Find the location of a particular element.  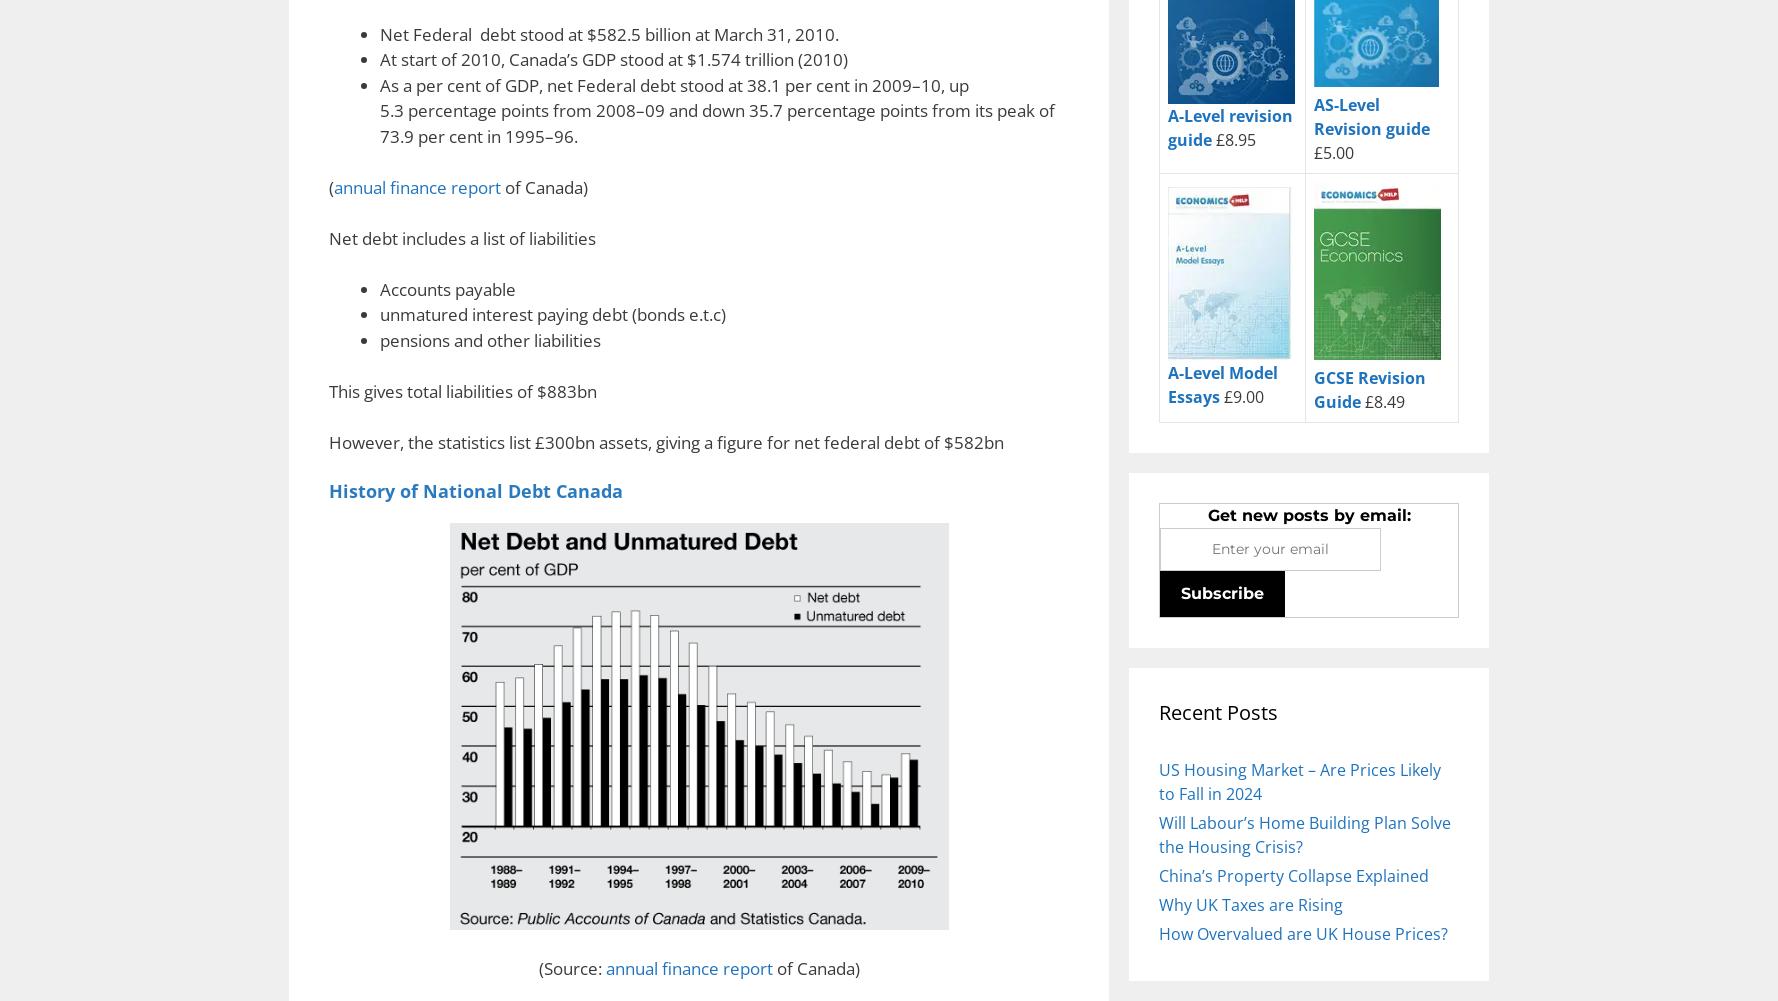

'AS-Level Revision guide' is located at coordinates (1313, 115).